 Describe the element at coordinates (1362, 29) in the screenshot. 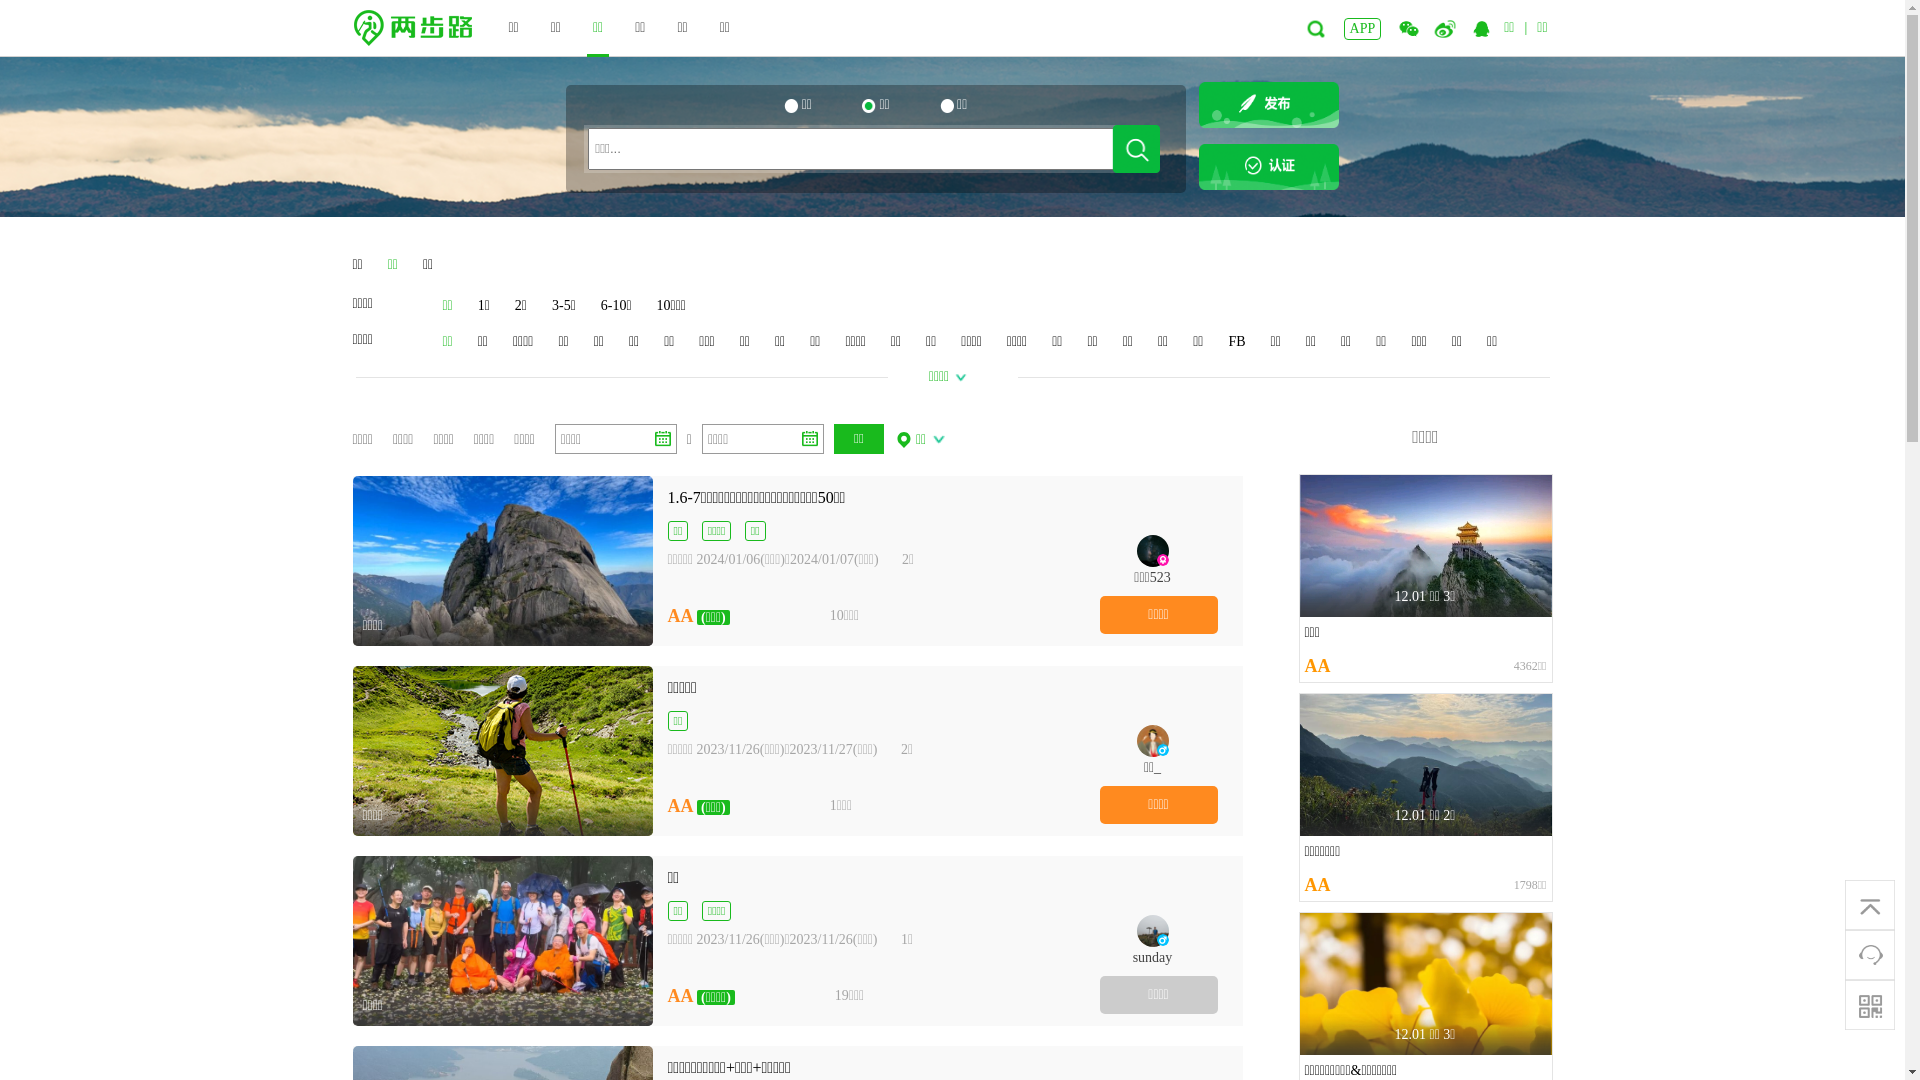

I see `'APP'` at that location.